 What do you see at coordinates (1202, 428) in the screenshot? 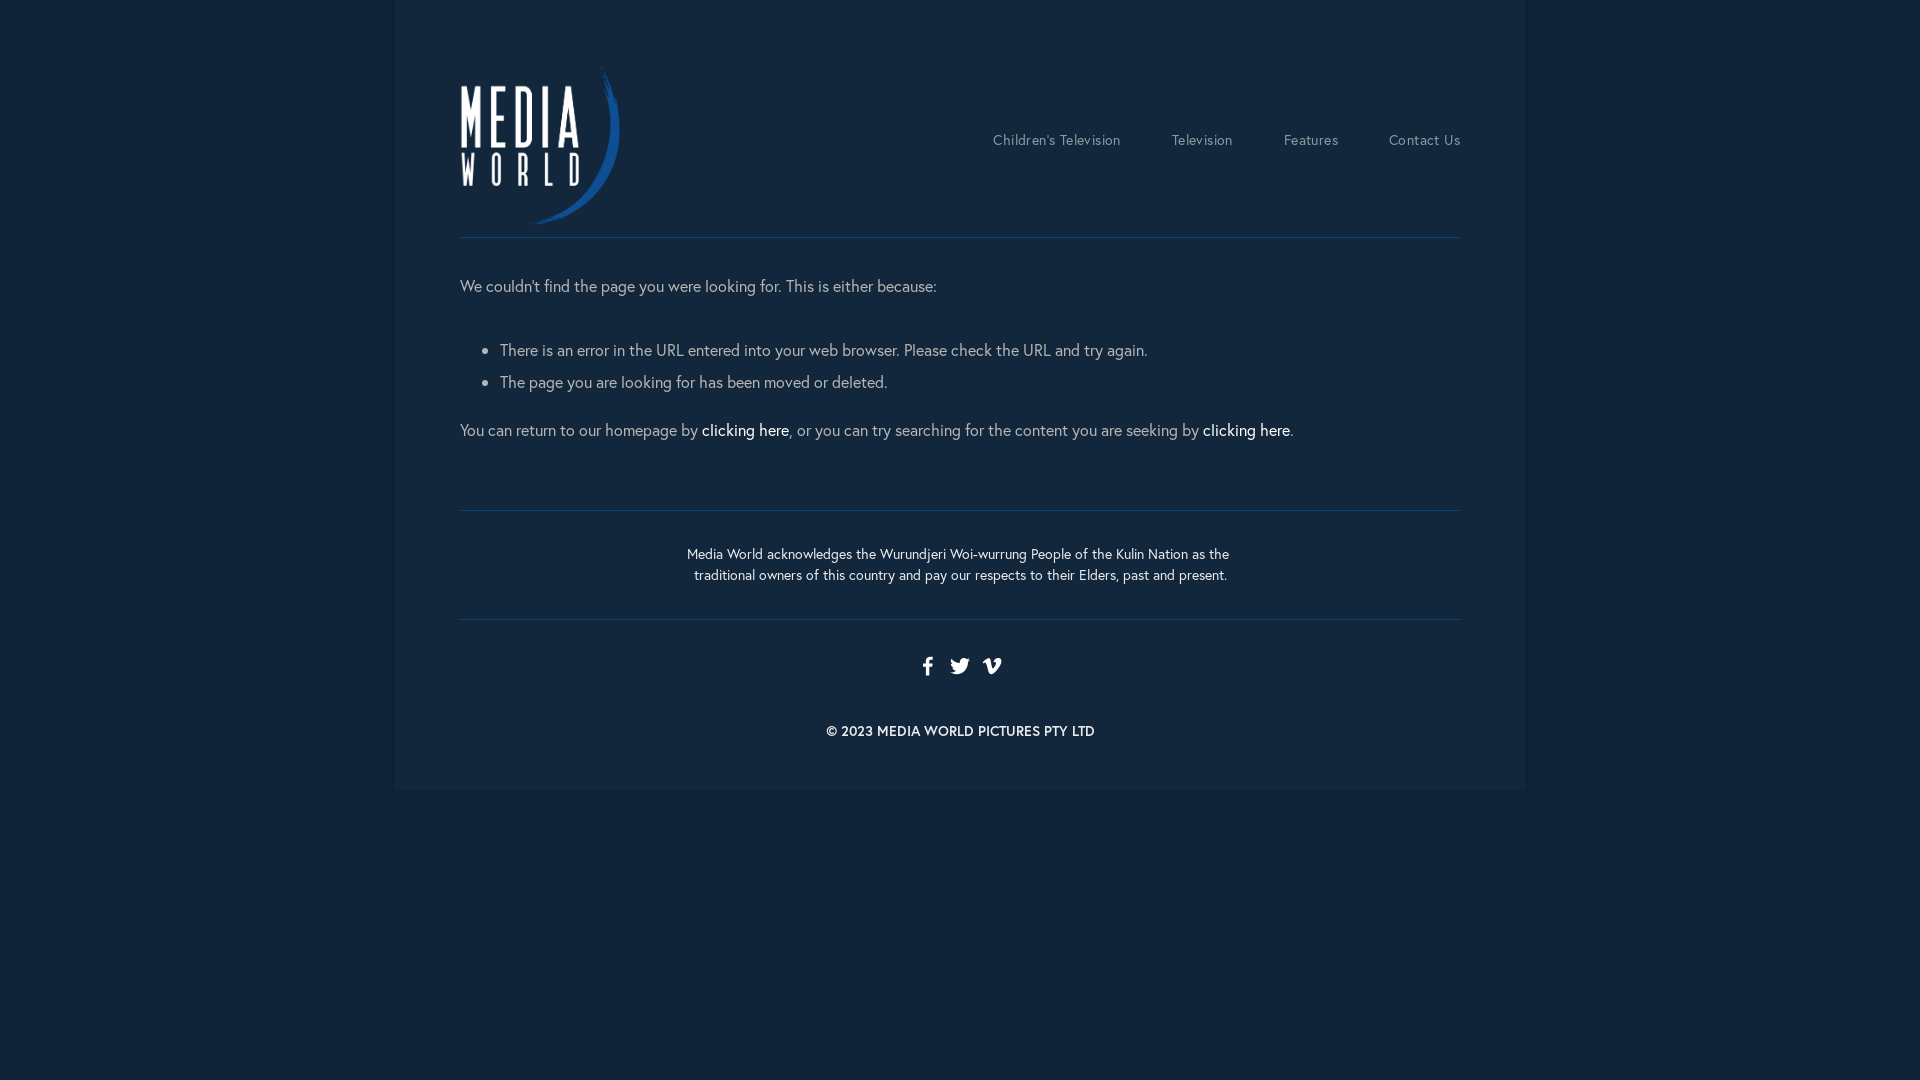
I see `'clicking here'` at bounding box center [1202, 428].